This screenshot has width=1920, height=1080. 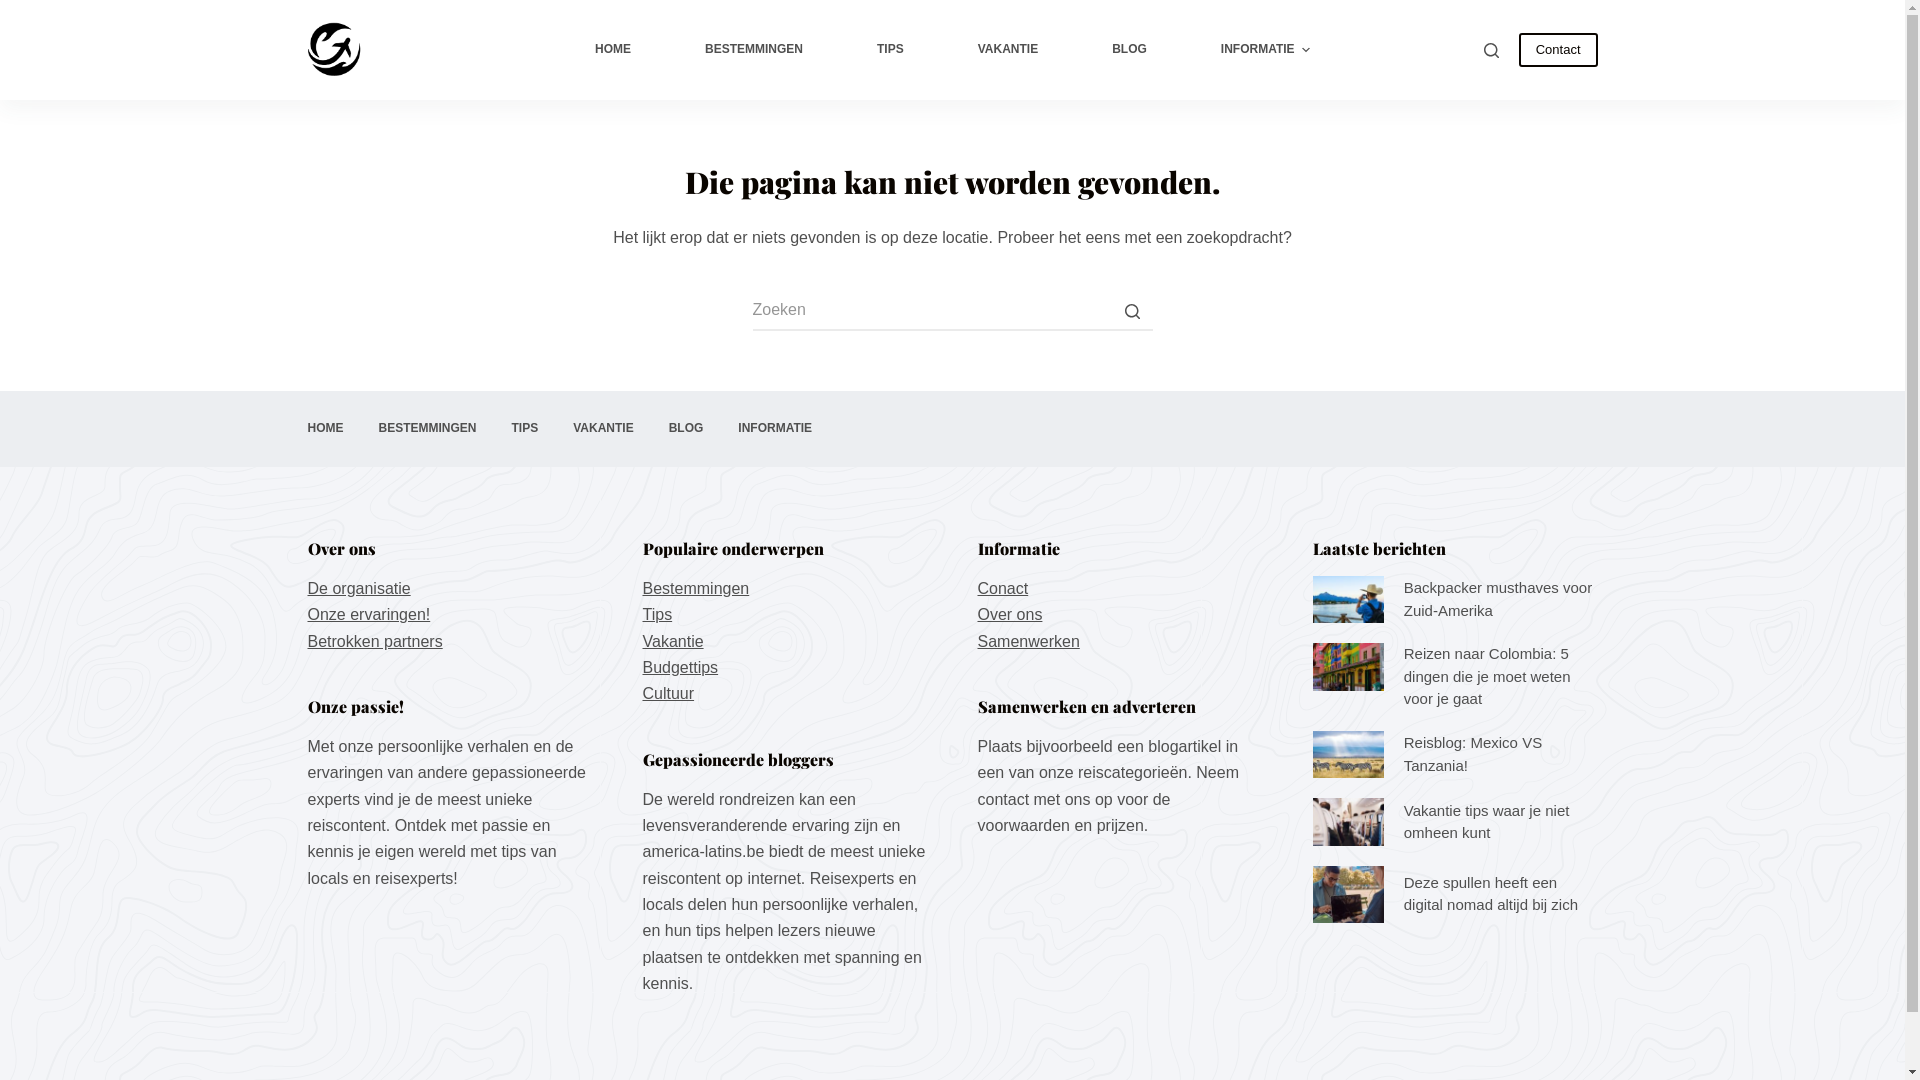 I want to click on 'Tips', so click(x=657, y=613).